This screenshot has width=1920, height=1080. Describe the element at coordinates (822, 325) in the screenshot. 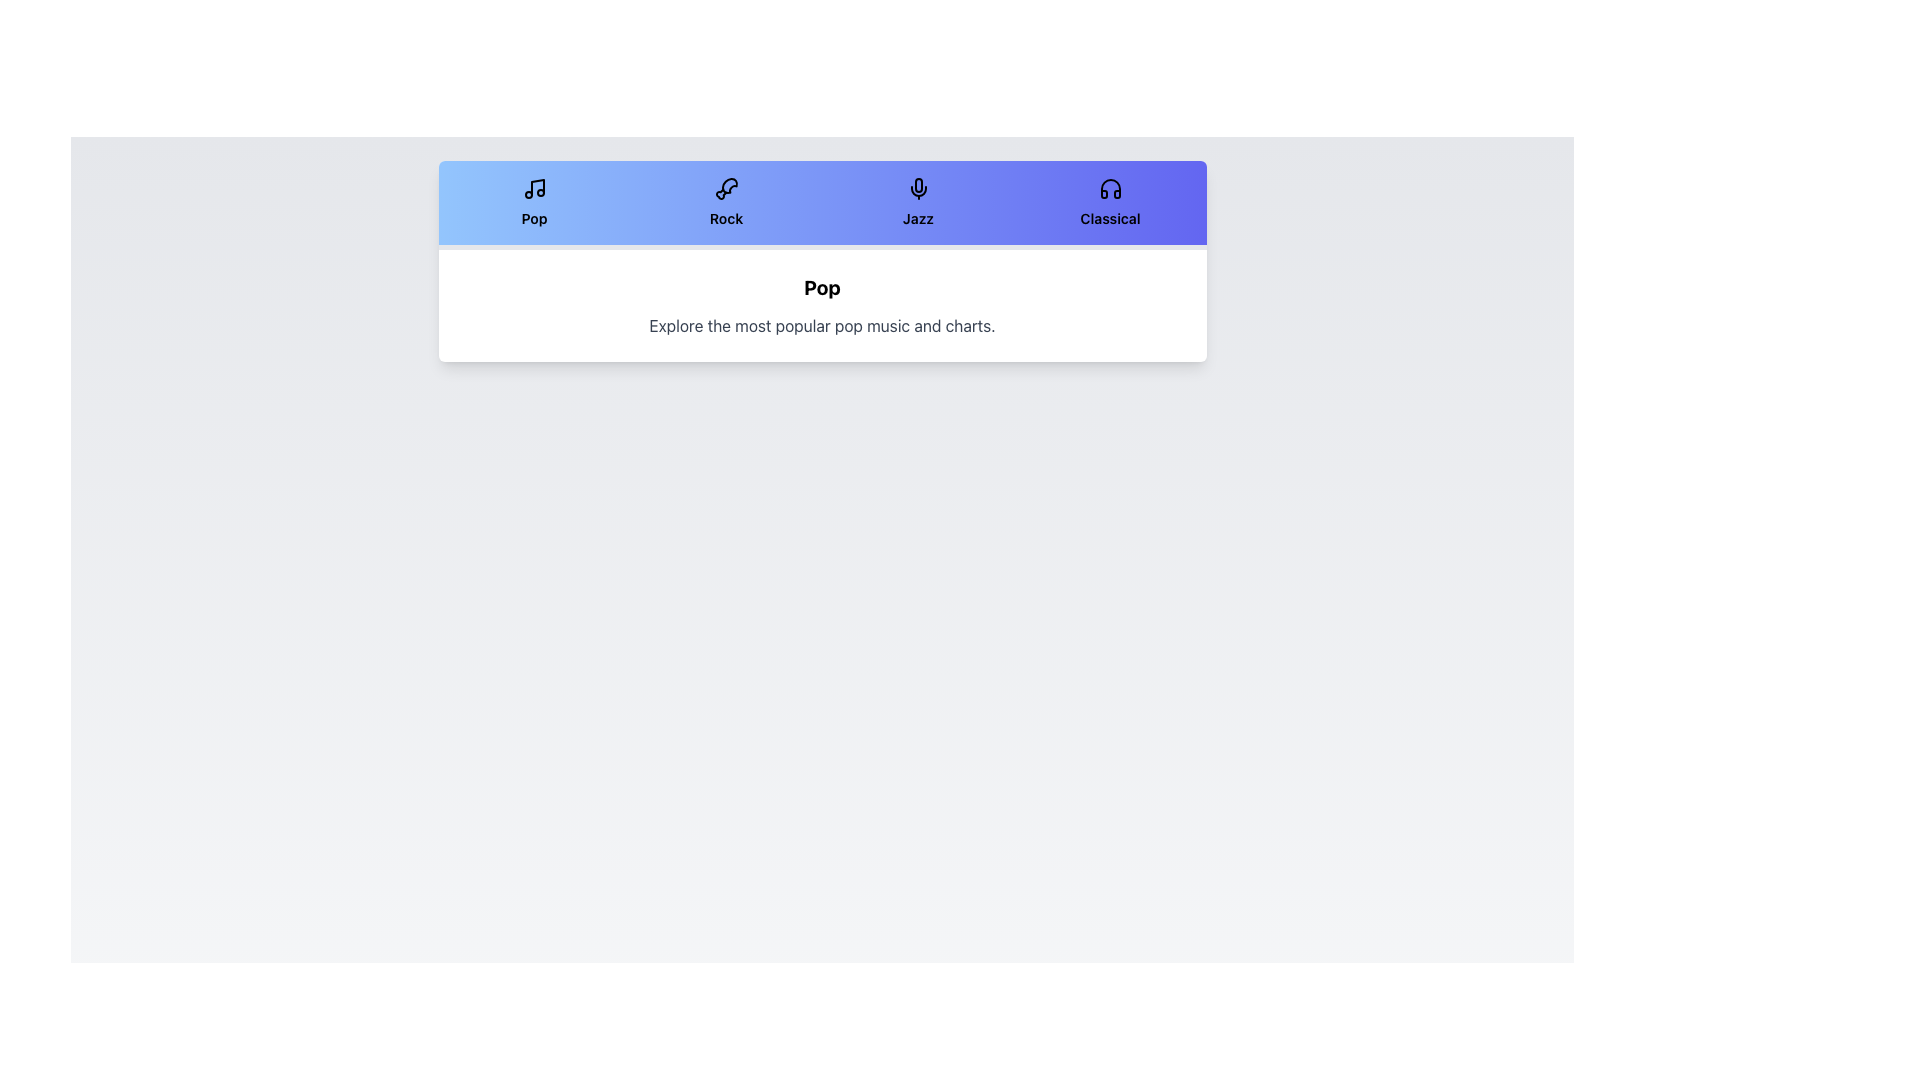

I see `text label that reads 'Explore the most popular pop music and charts.' located below the header 'Pop' in a white card` at that location.